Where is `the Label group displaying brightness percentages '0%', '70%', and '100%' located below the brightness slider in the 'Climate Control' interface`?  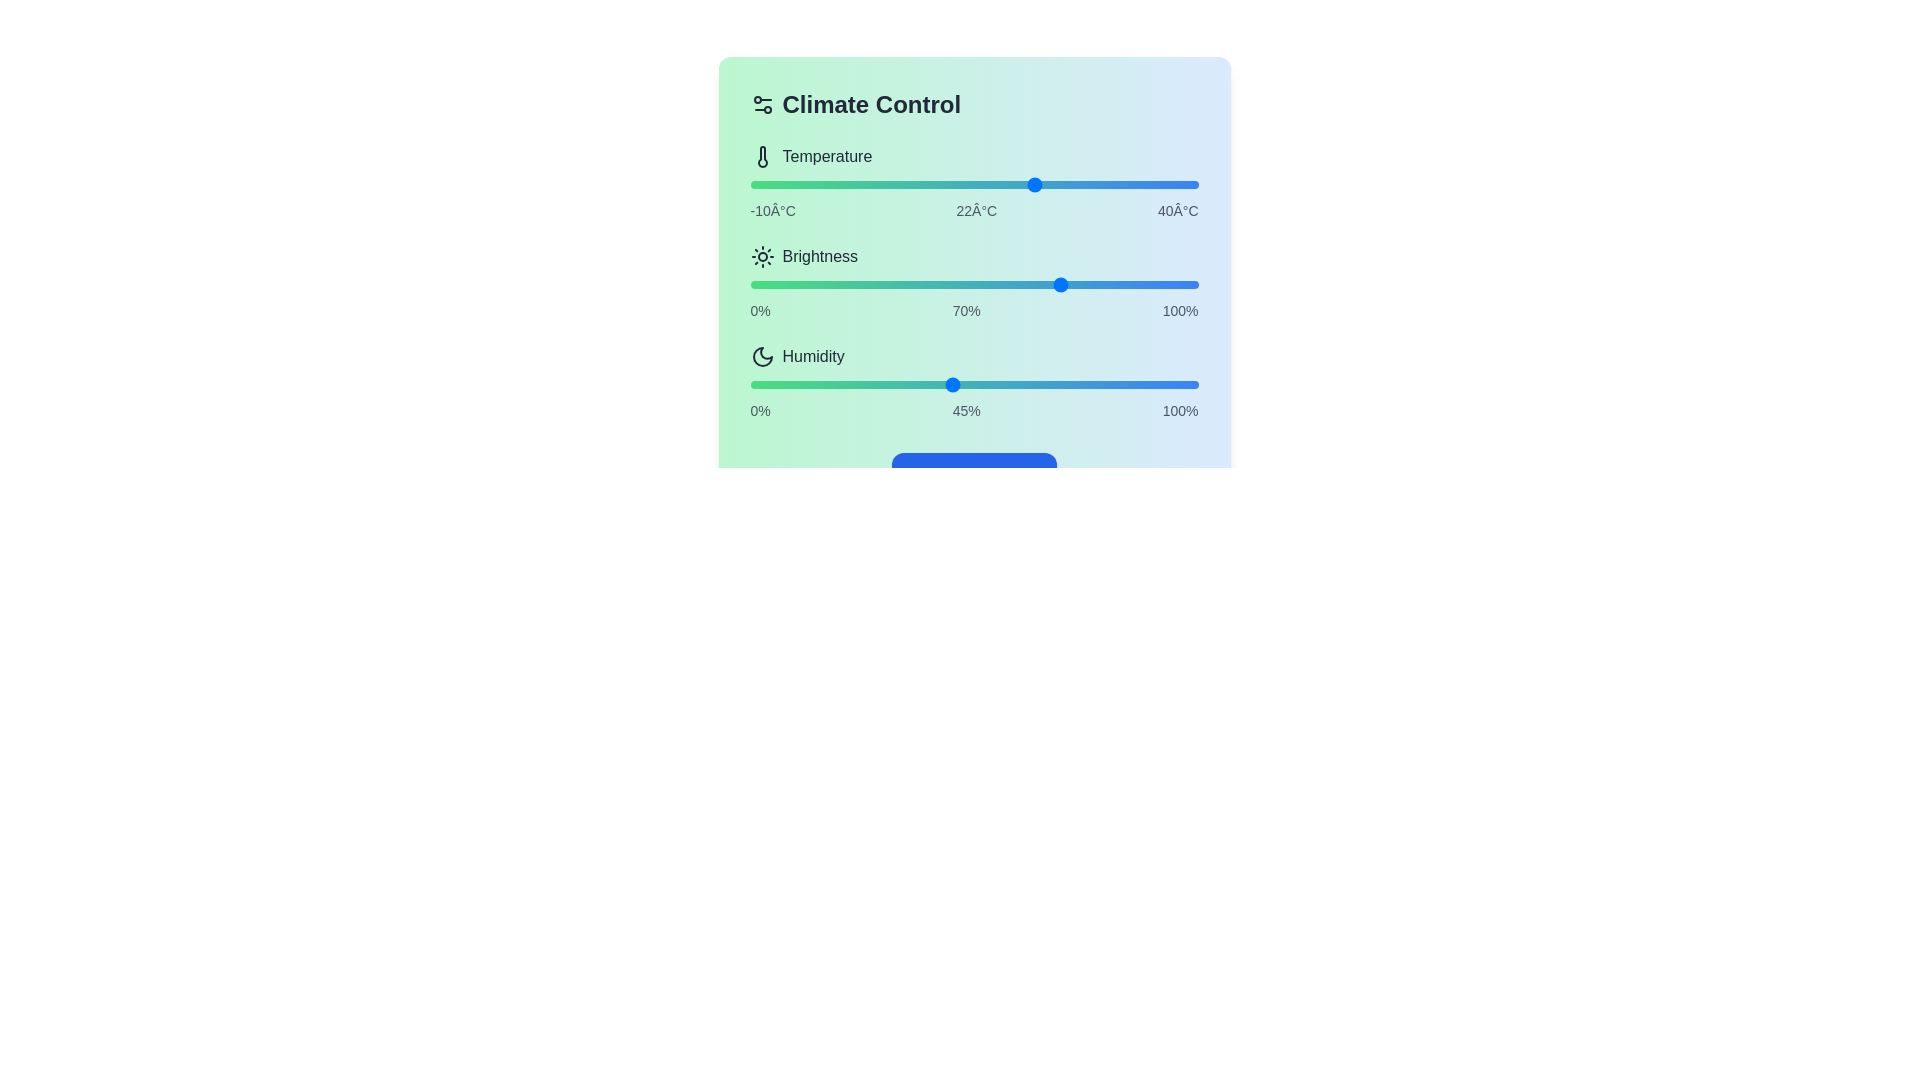 the Label group displaying brightness percentages '0%', '70%', and '100%' located below the brightness slider in the 'Climate Control' interface is located at coordinates (974, 311).